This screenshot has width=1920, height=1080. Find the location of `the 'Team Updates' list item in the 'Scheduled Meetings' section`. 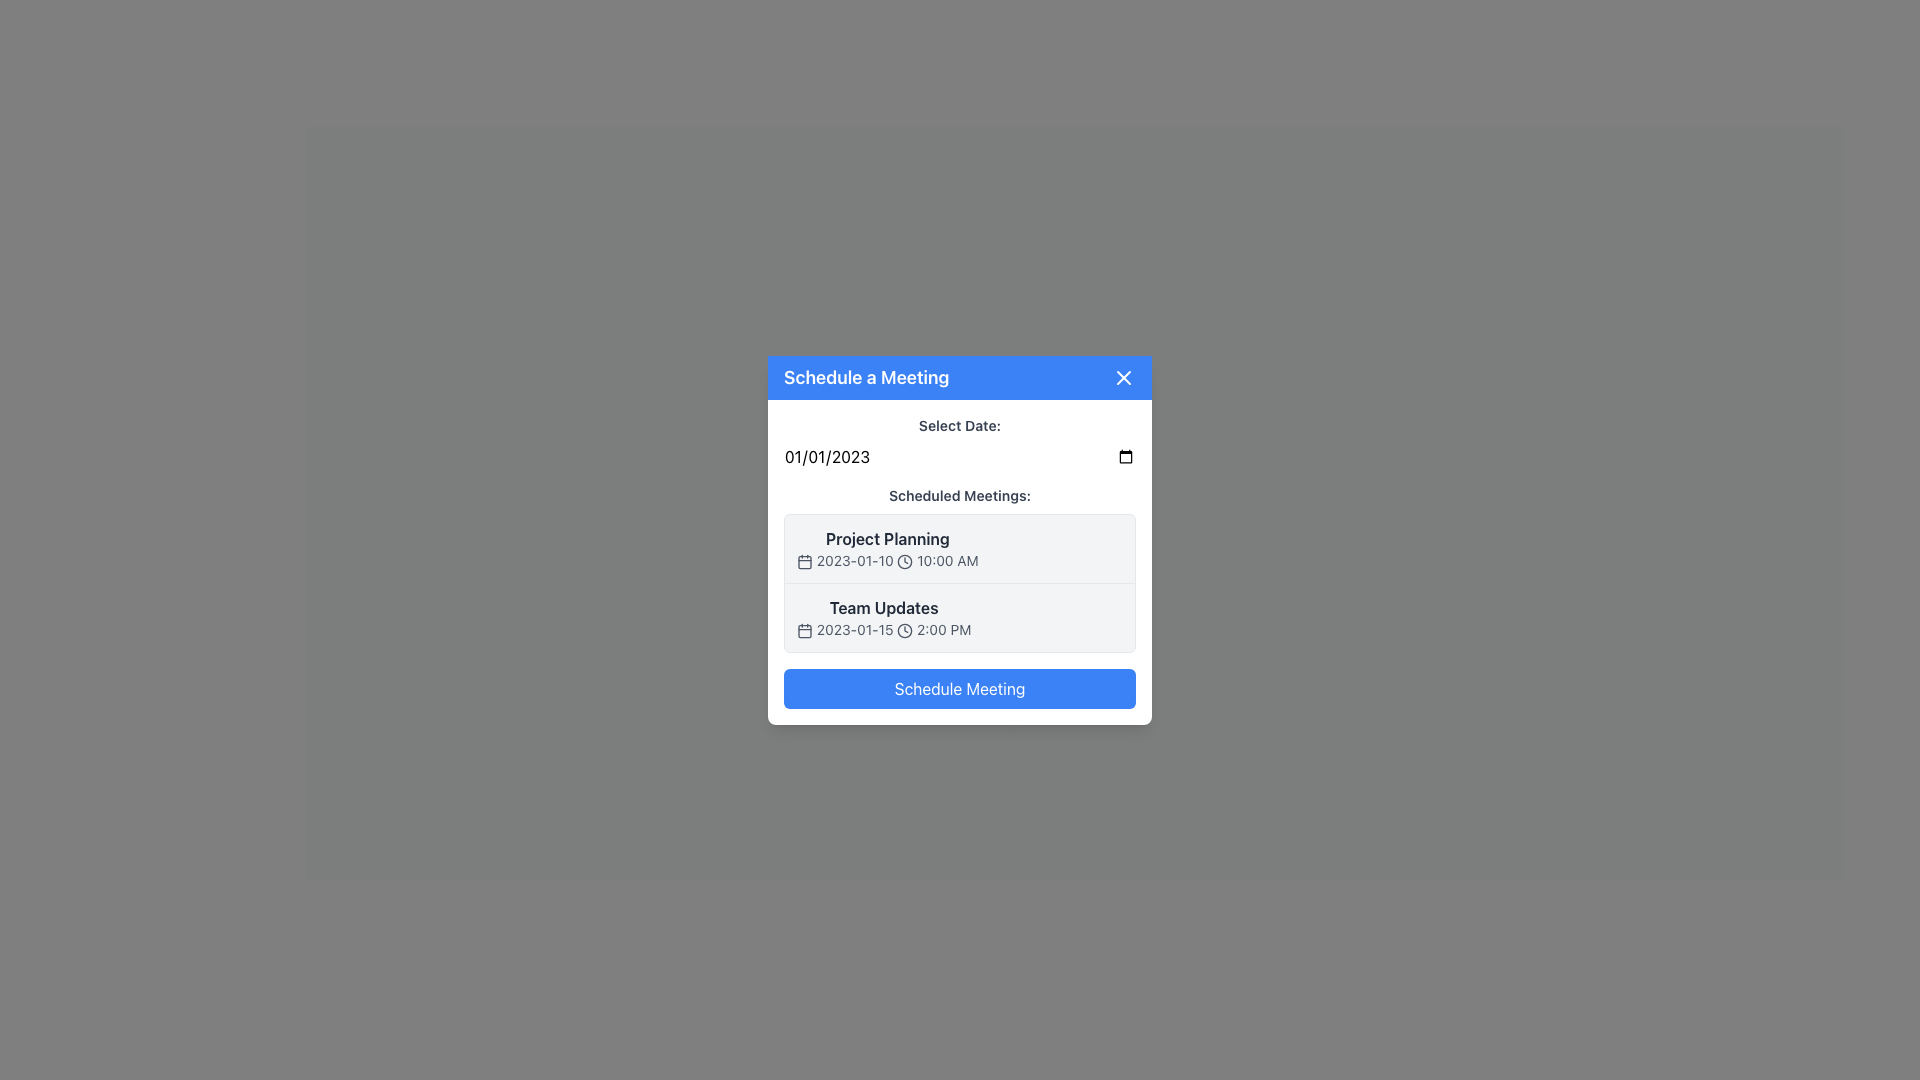

the 'Team Updates' list item in the 'Scheduled Meetings' section is located at coordinates (960, 616).